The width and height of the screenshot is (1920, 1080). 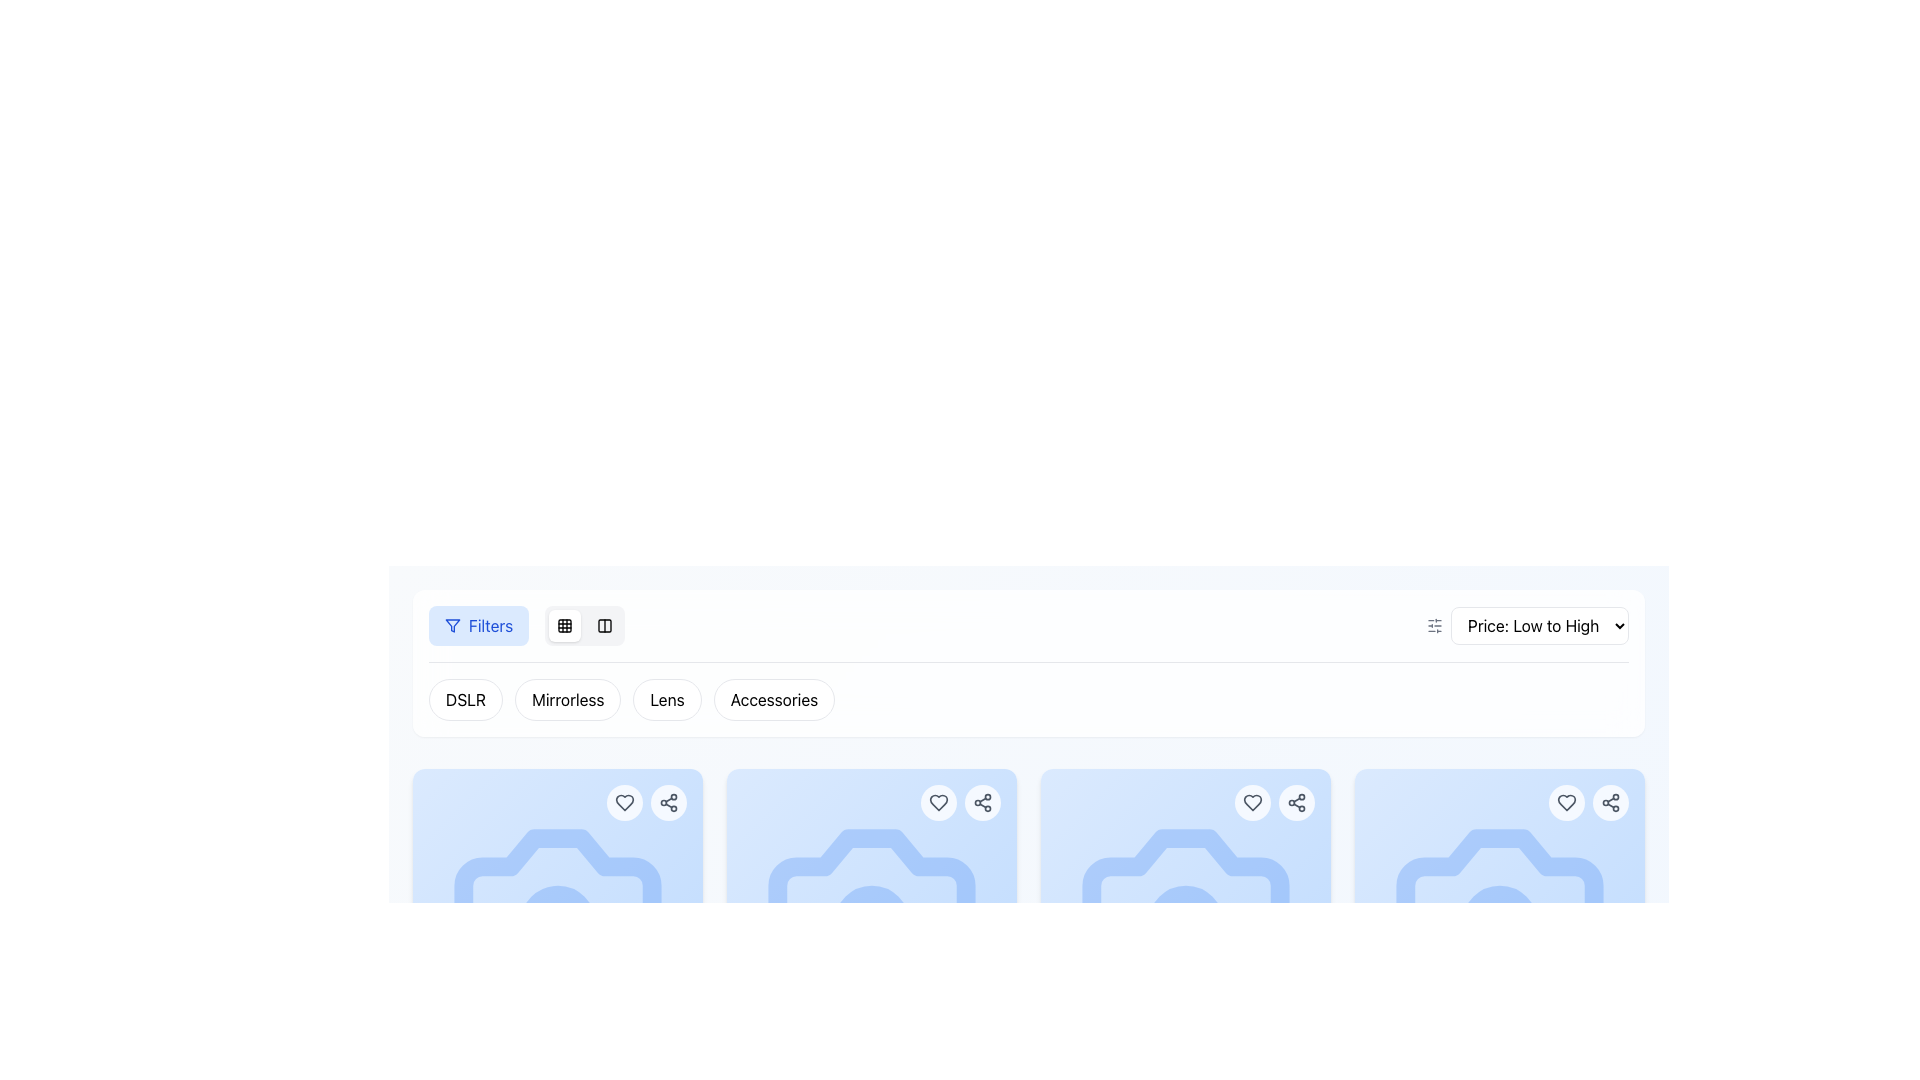 What do you see at coordinates (1296, 801) in the screenshot?
I see `the share icon button located in the top-right corner of the card item, which is positioned immediately to the right of the heart-shaped button` at bounding box center [1296, 801].